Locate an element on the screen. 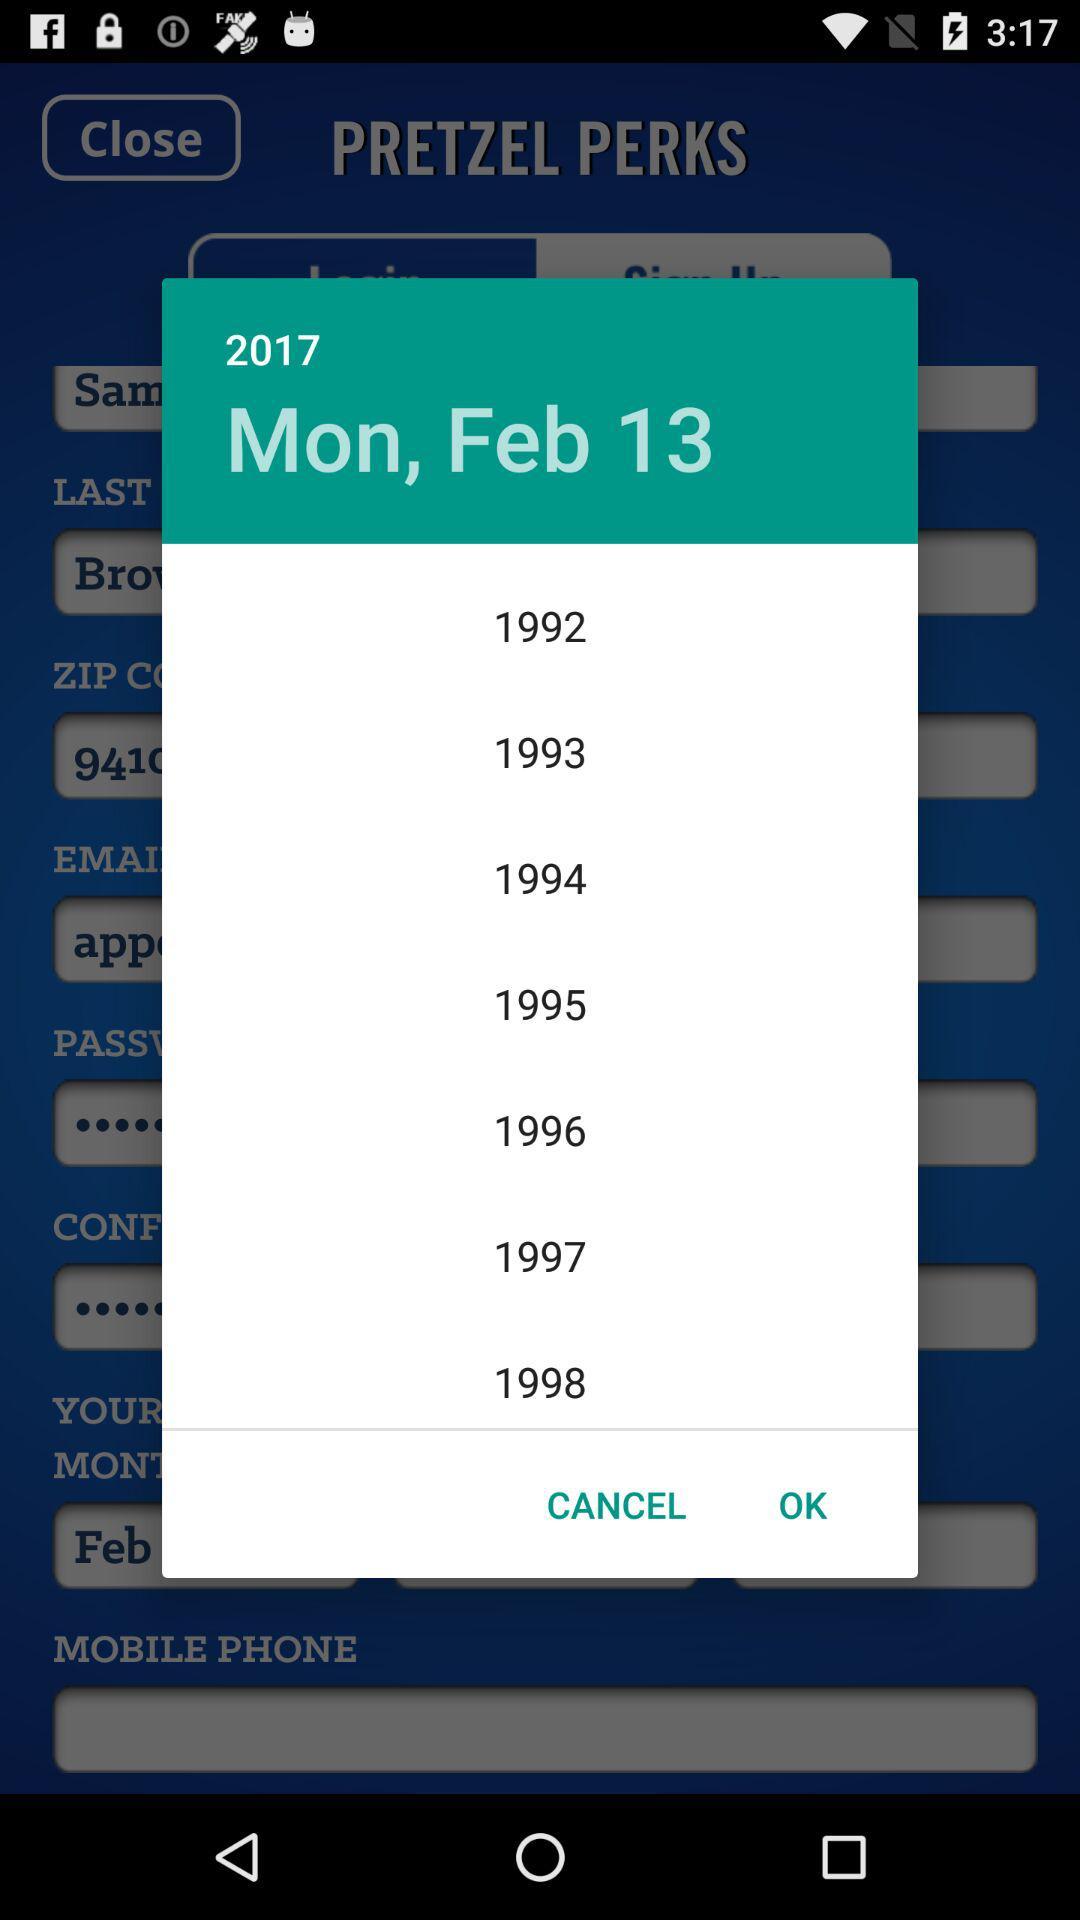 The image size is (1080, 1920). the item above 1991 icon is located at coordinates (470, 435).